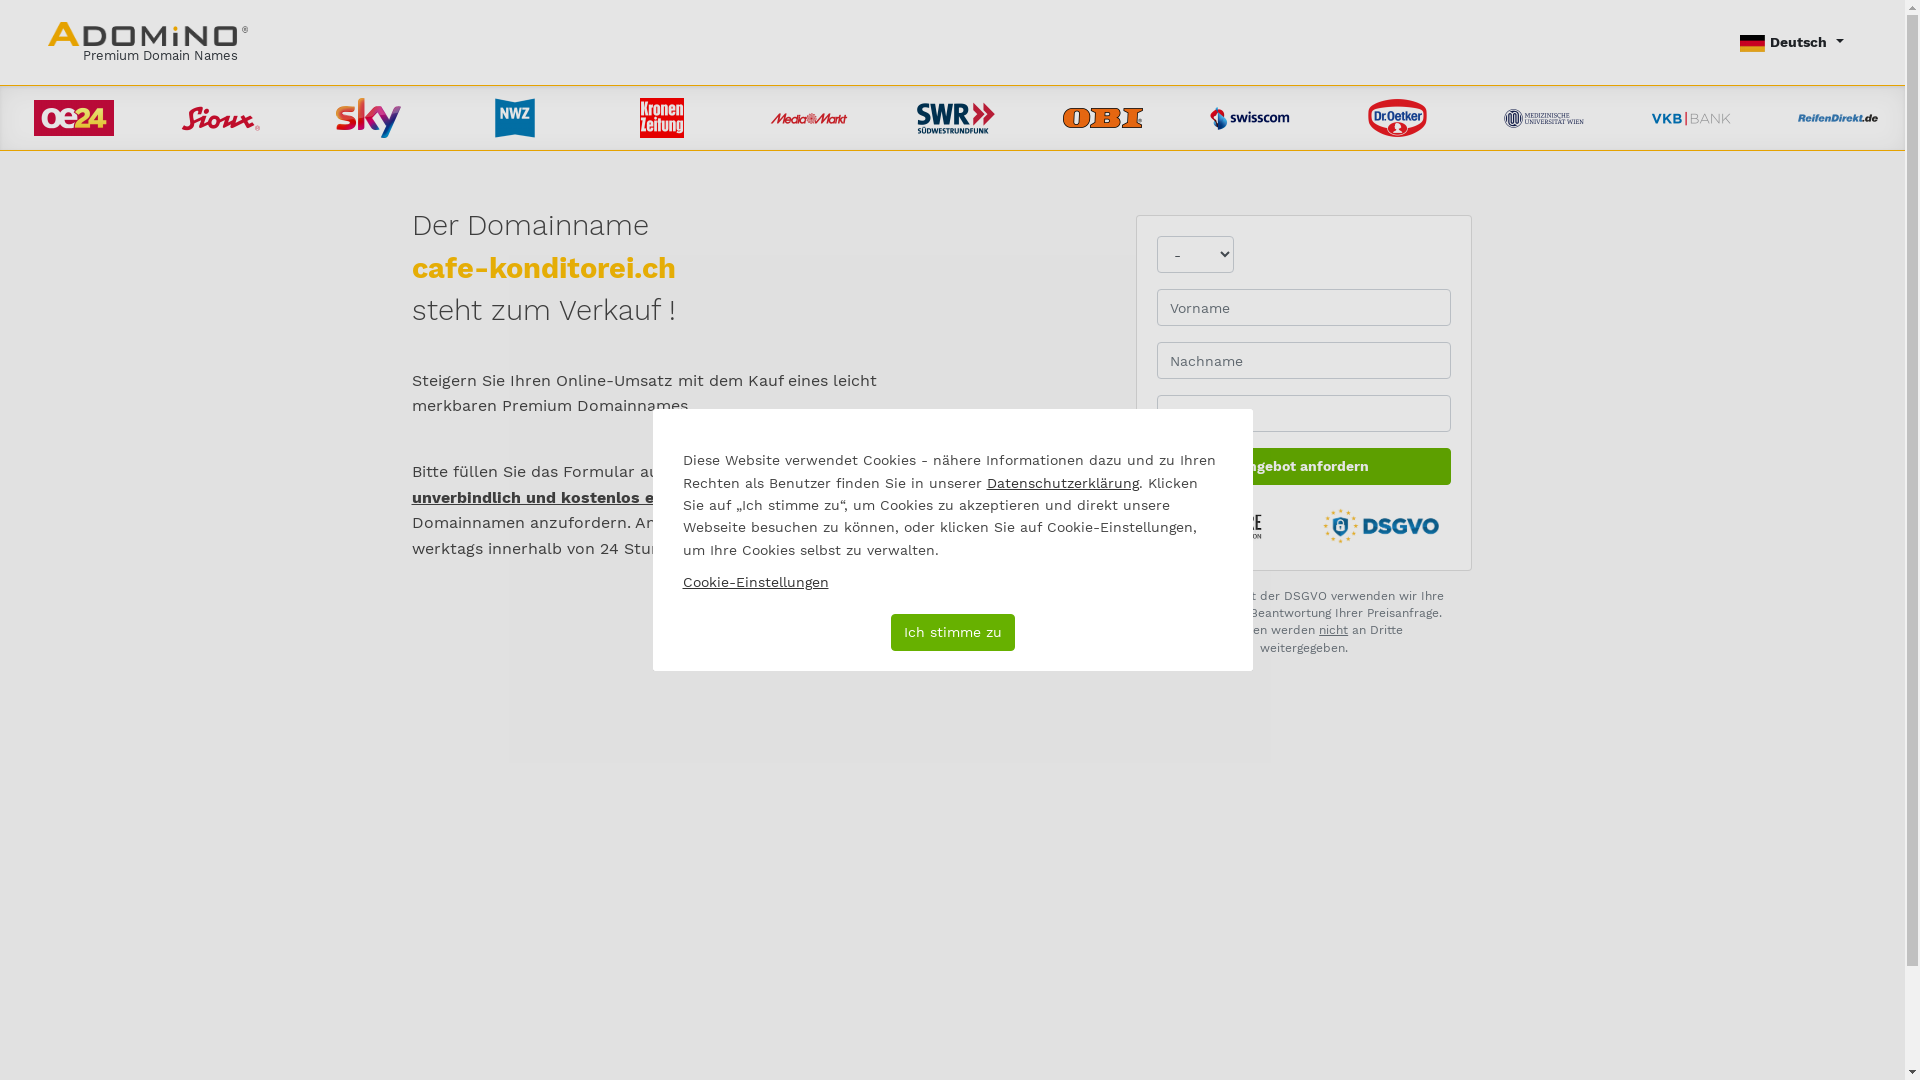  Describe the element at coordinates (950, 632) in the screenshot. I see `'Ich stimme zu'` at that location.